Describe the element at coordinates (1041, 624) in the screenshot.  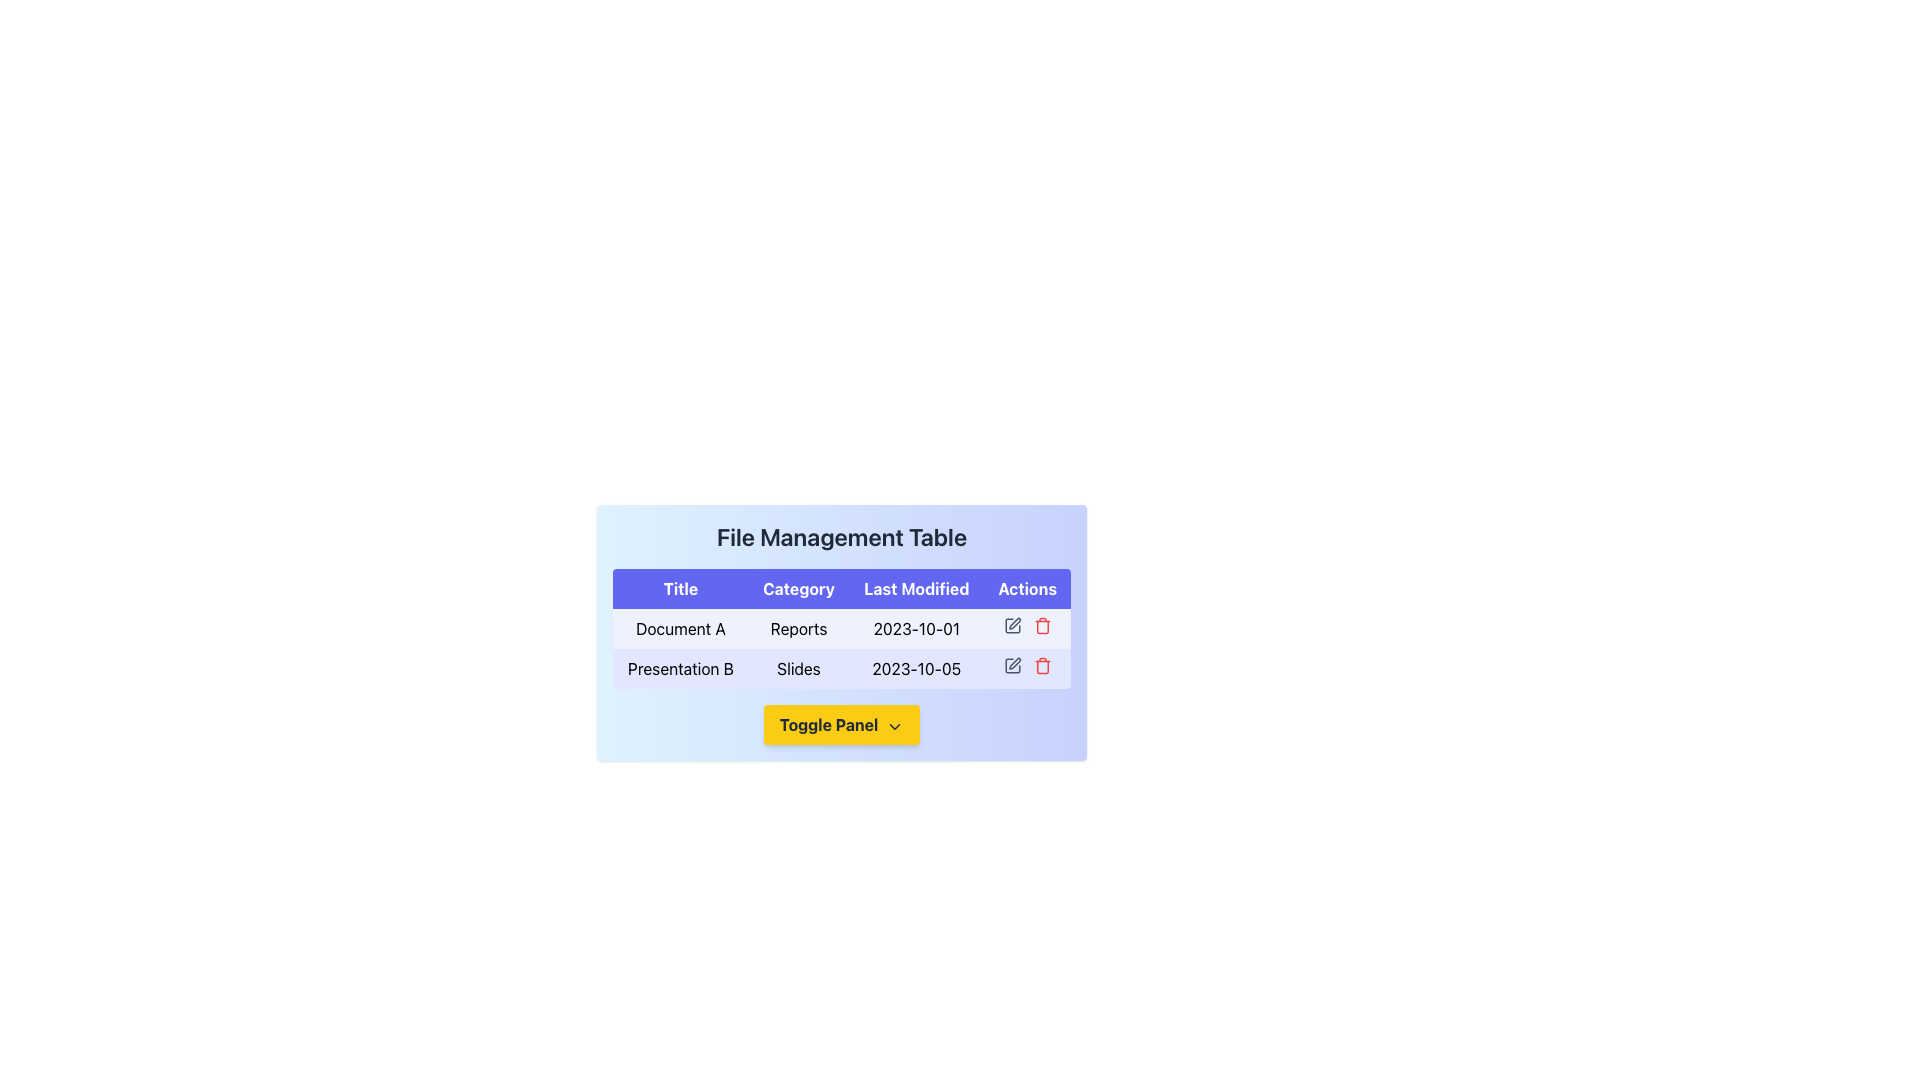
I see `the red trash icon, which is the rightmost icon in the 'Actions' column of the second row in the table` at that location.